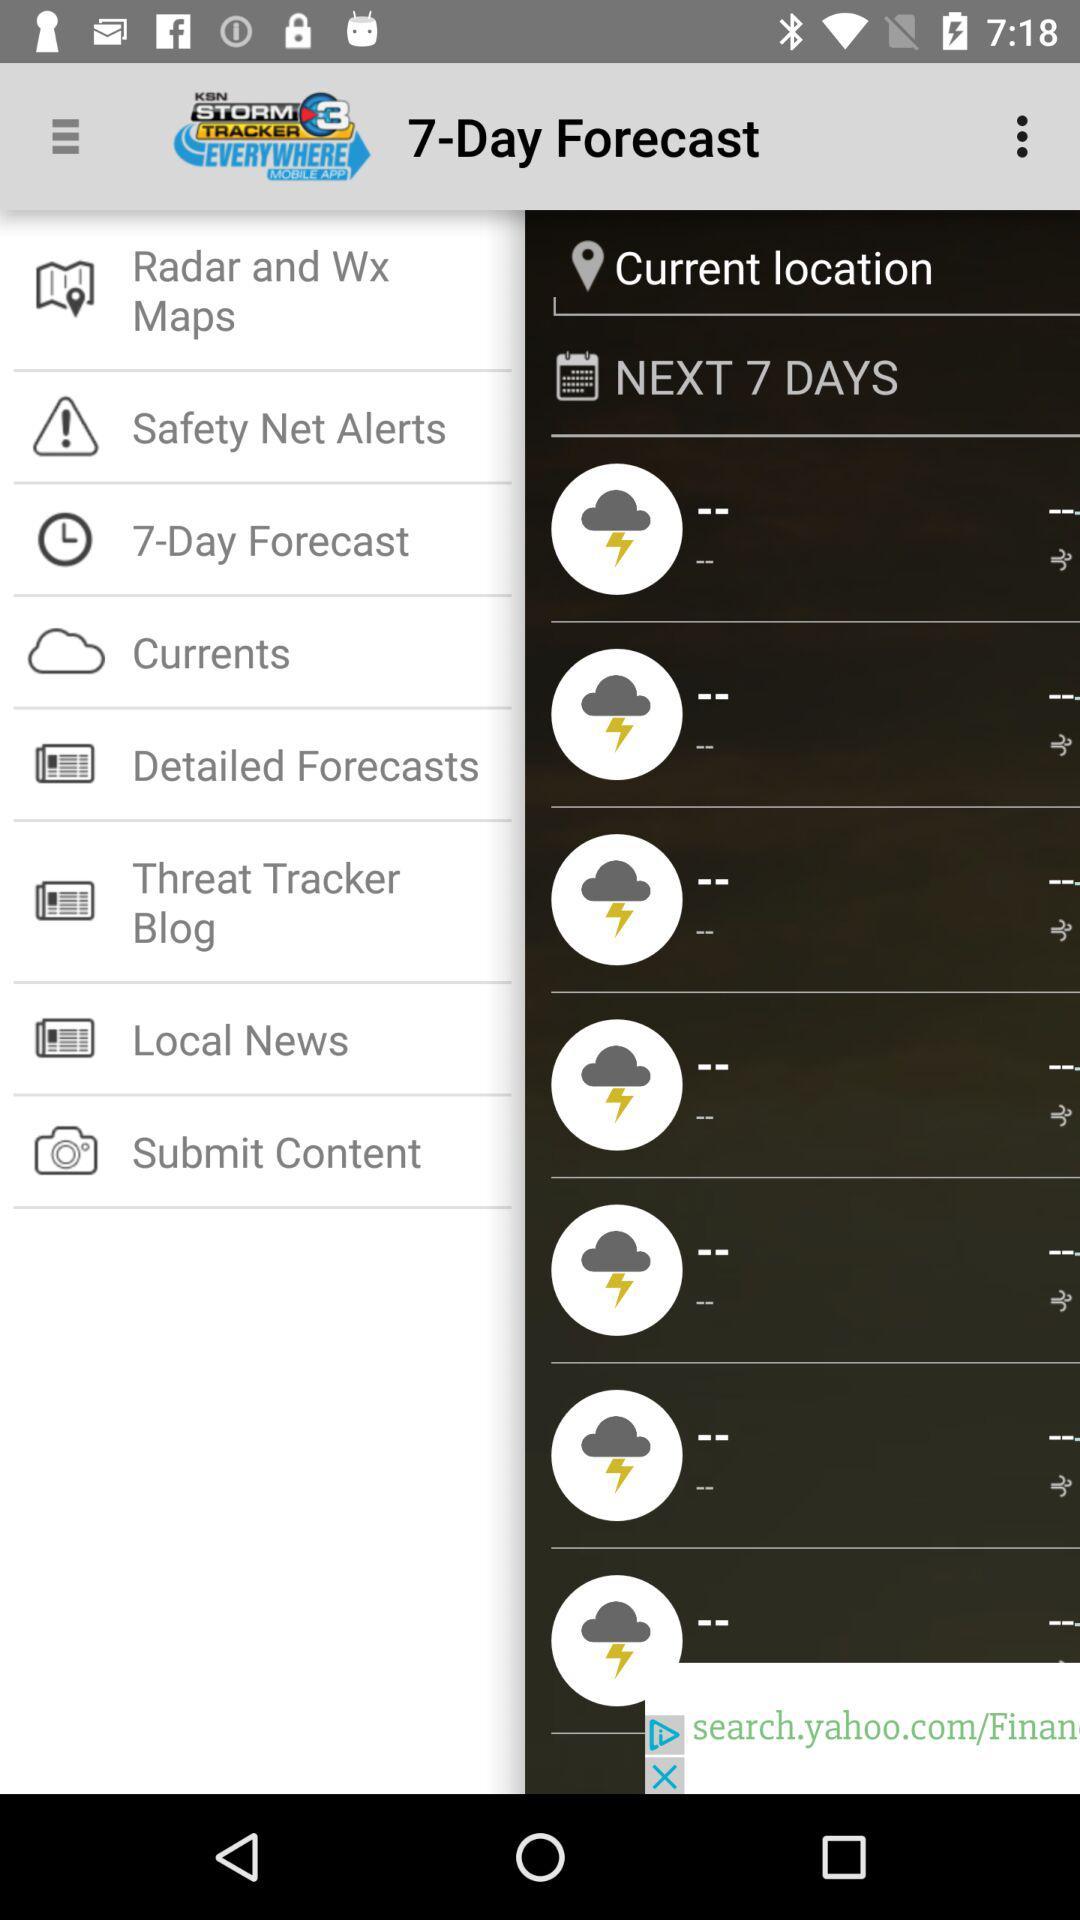 The height and width of the screenshot is (1920, 1080). What do you see at coordinates (315, 425) in the screenshot?
I see `icon above 7-day forecast app` at bounding box center [315, 425].